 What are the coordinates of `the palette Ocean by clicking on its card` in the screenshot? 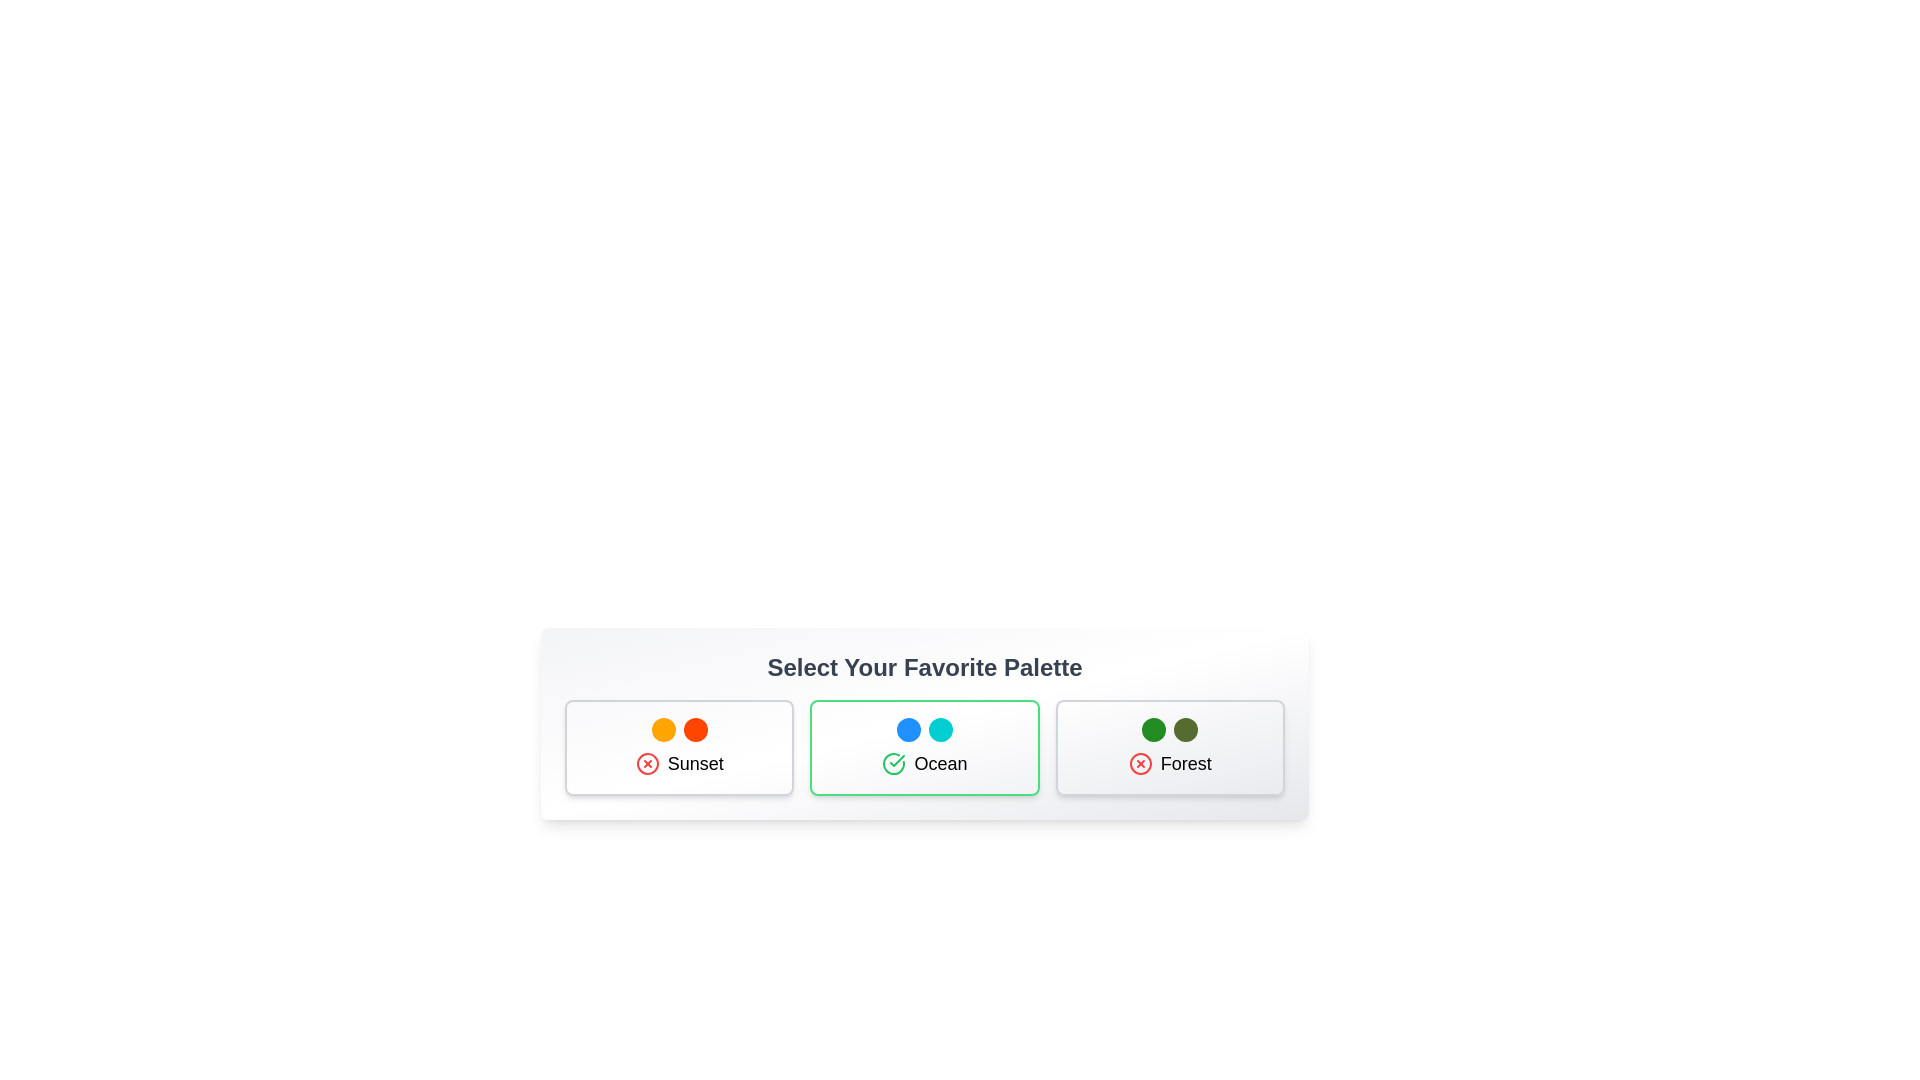 It's located at (924, 748).